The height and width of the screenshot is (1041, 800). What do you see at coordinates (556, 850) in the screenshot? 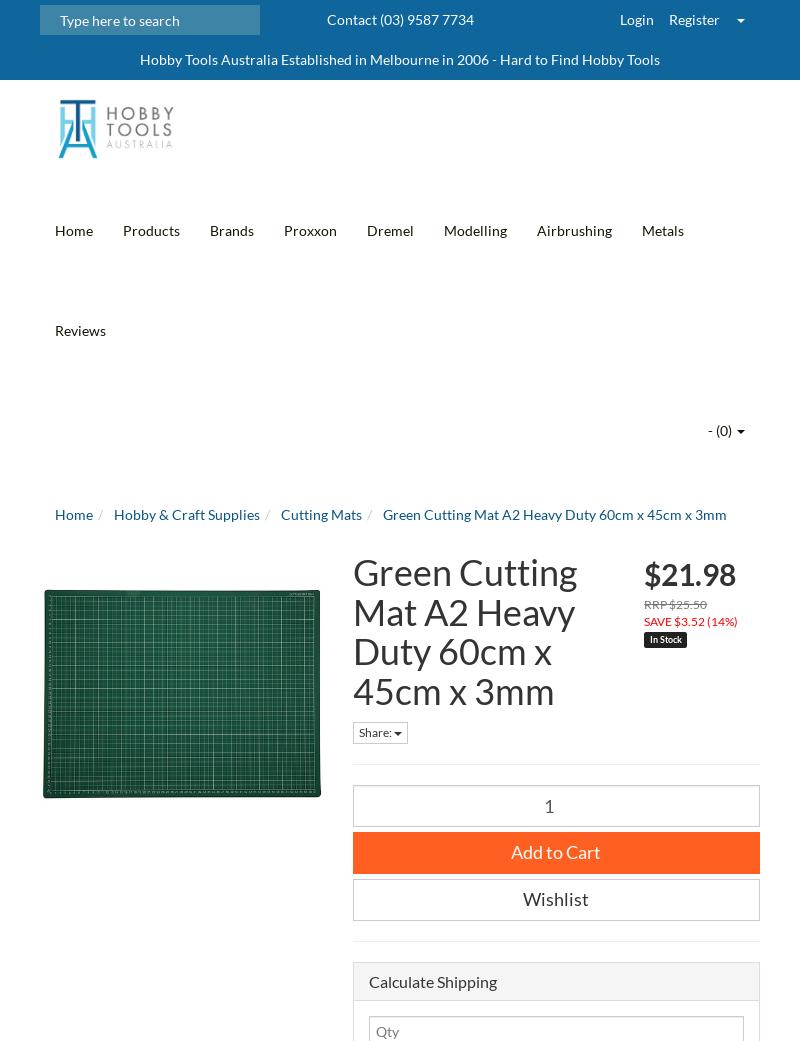
I see `'Add to Cart'` at bounding box center [556, 850].